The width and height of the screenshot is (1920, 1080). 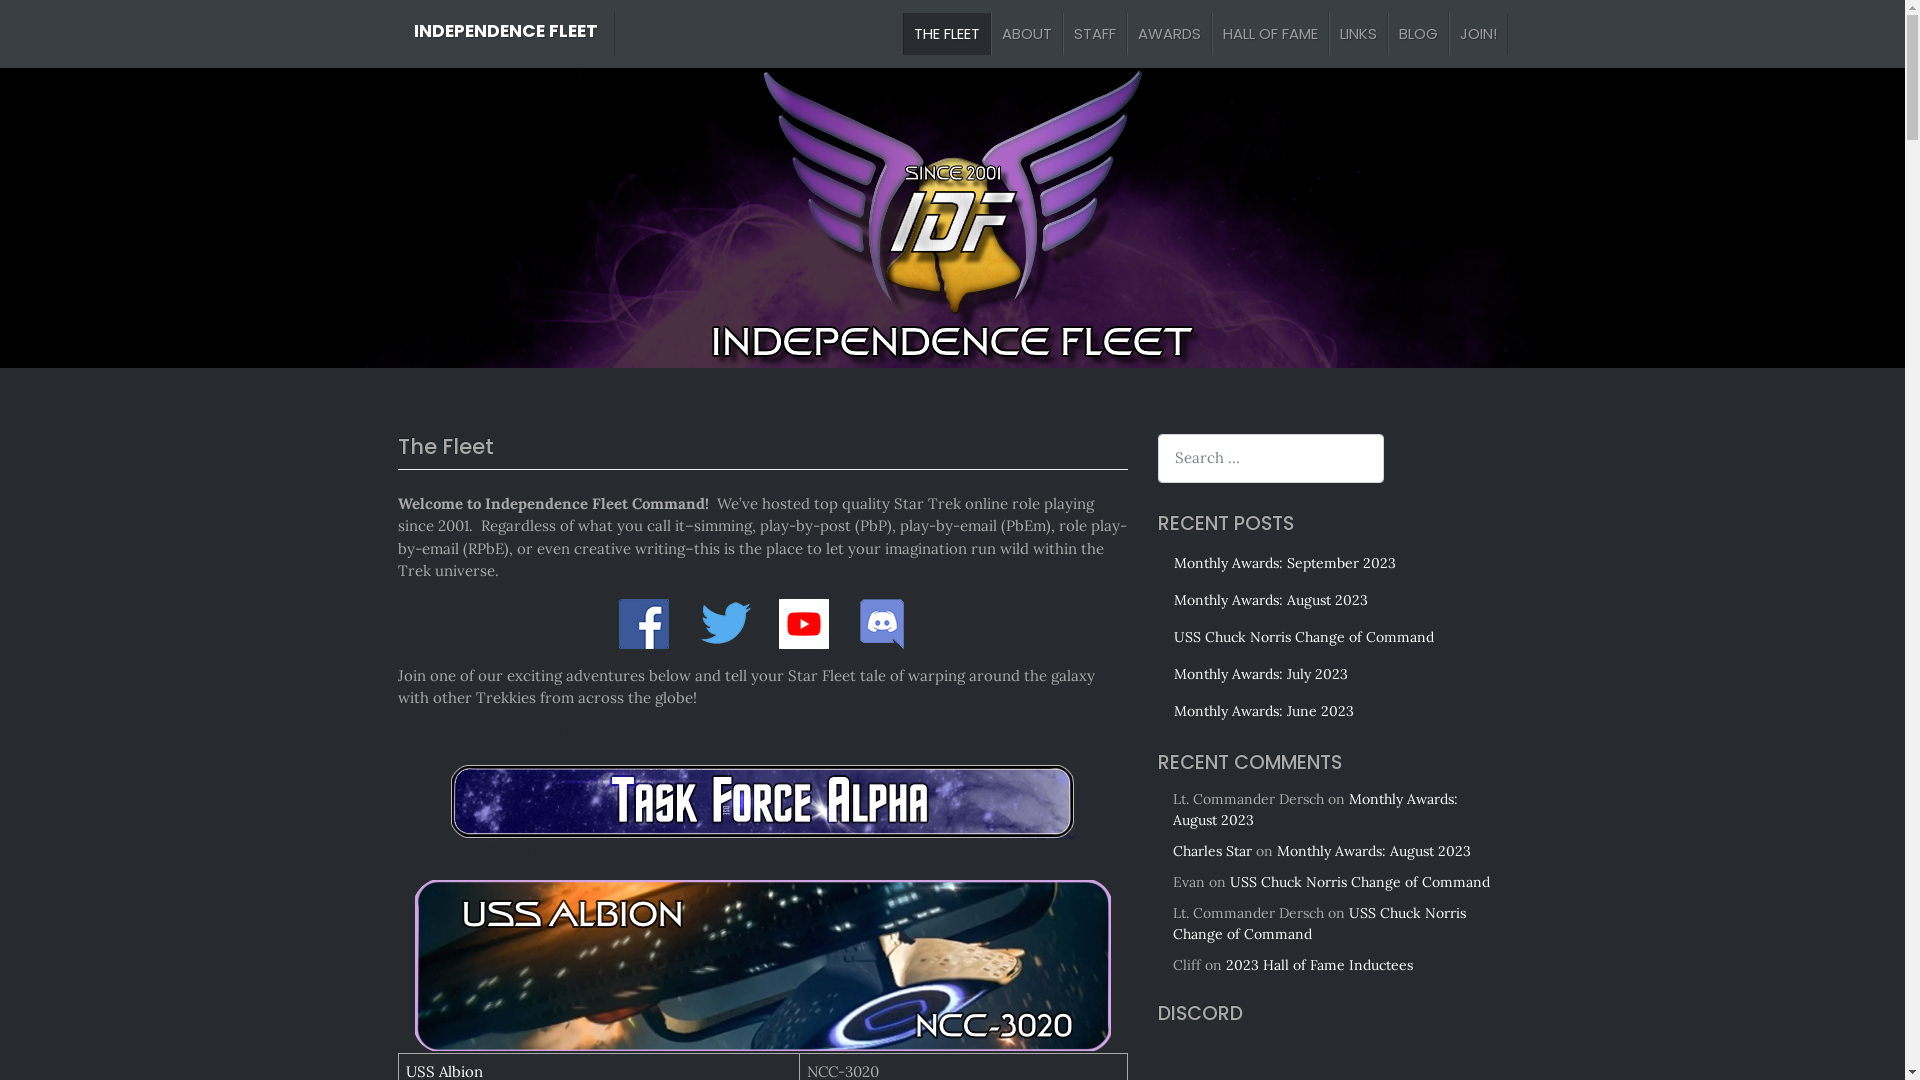 I want to click on 'INDEPENDENCE FLEET', so click(x=505, y=30).